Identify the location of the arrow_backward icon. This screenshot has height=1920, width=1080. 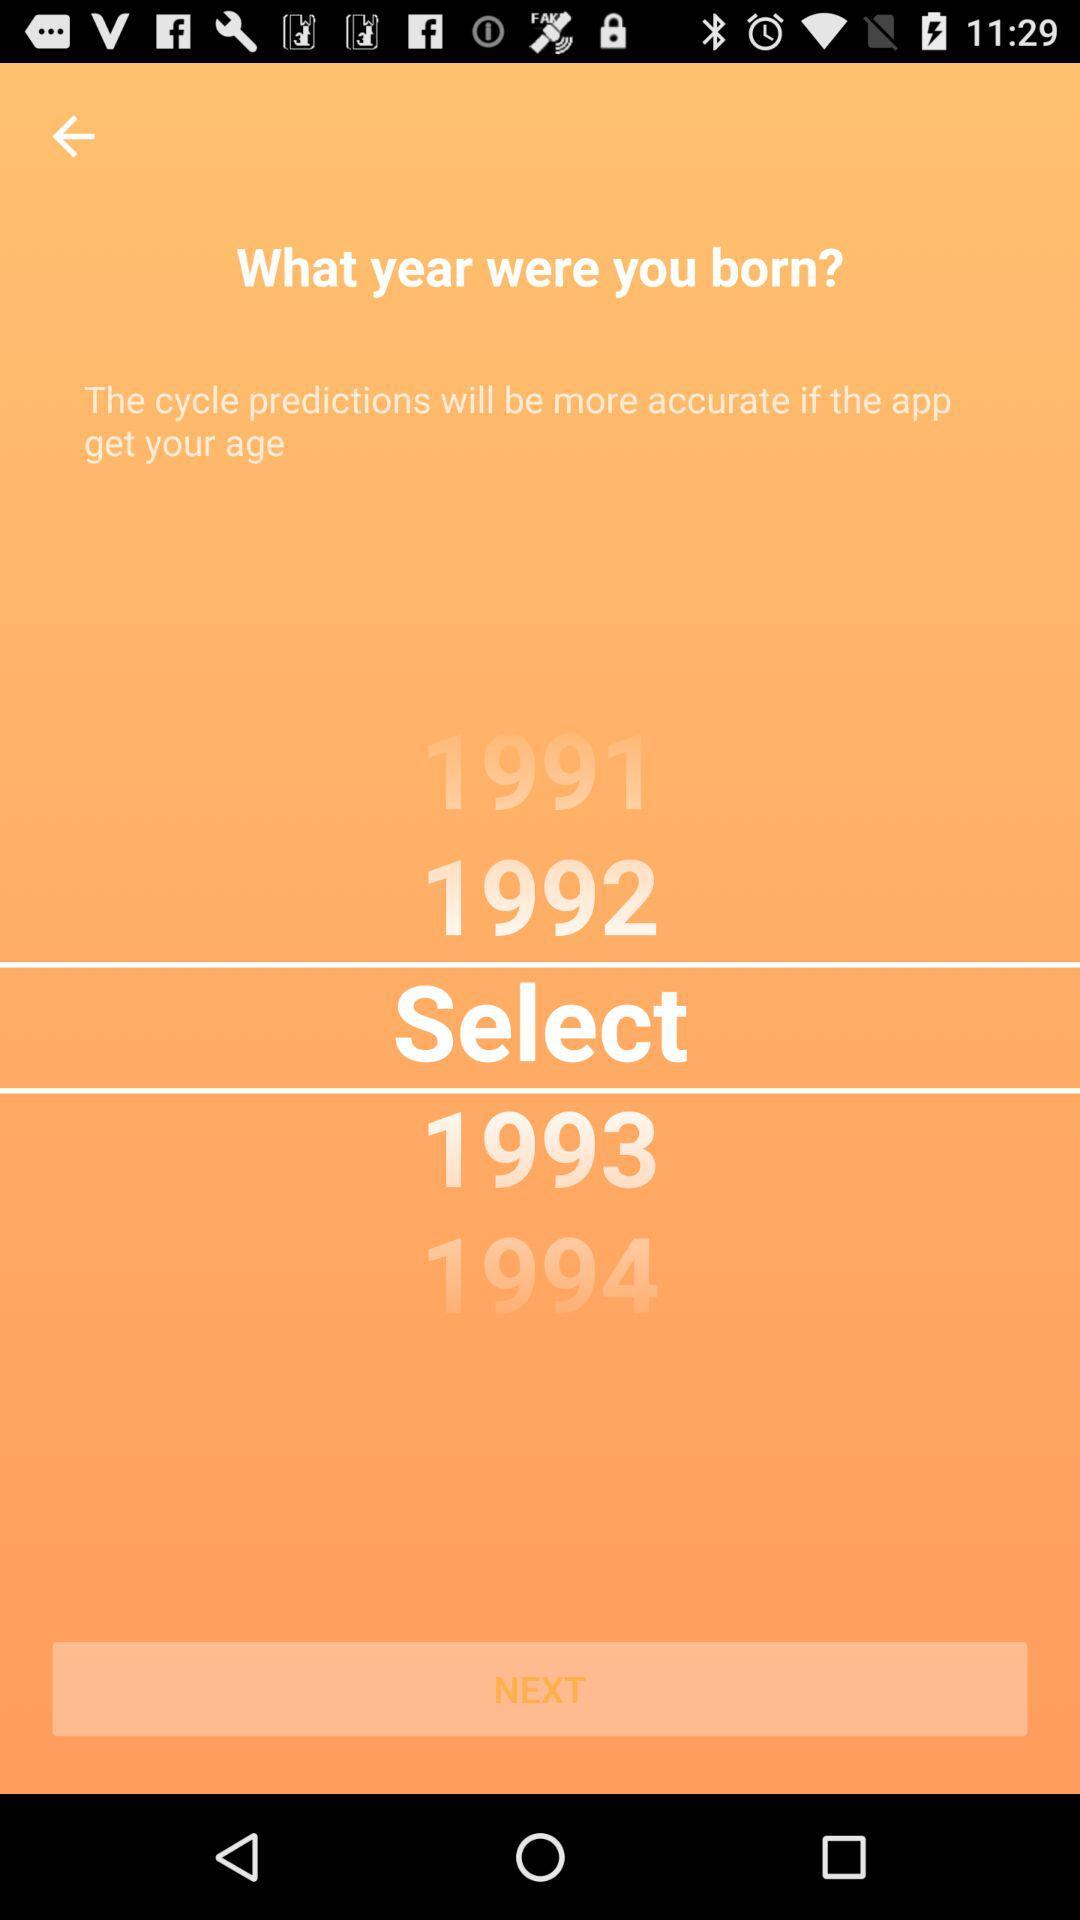
(72, 145).